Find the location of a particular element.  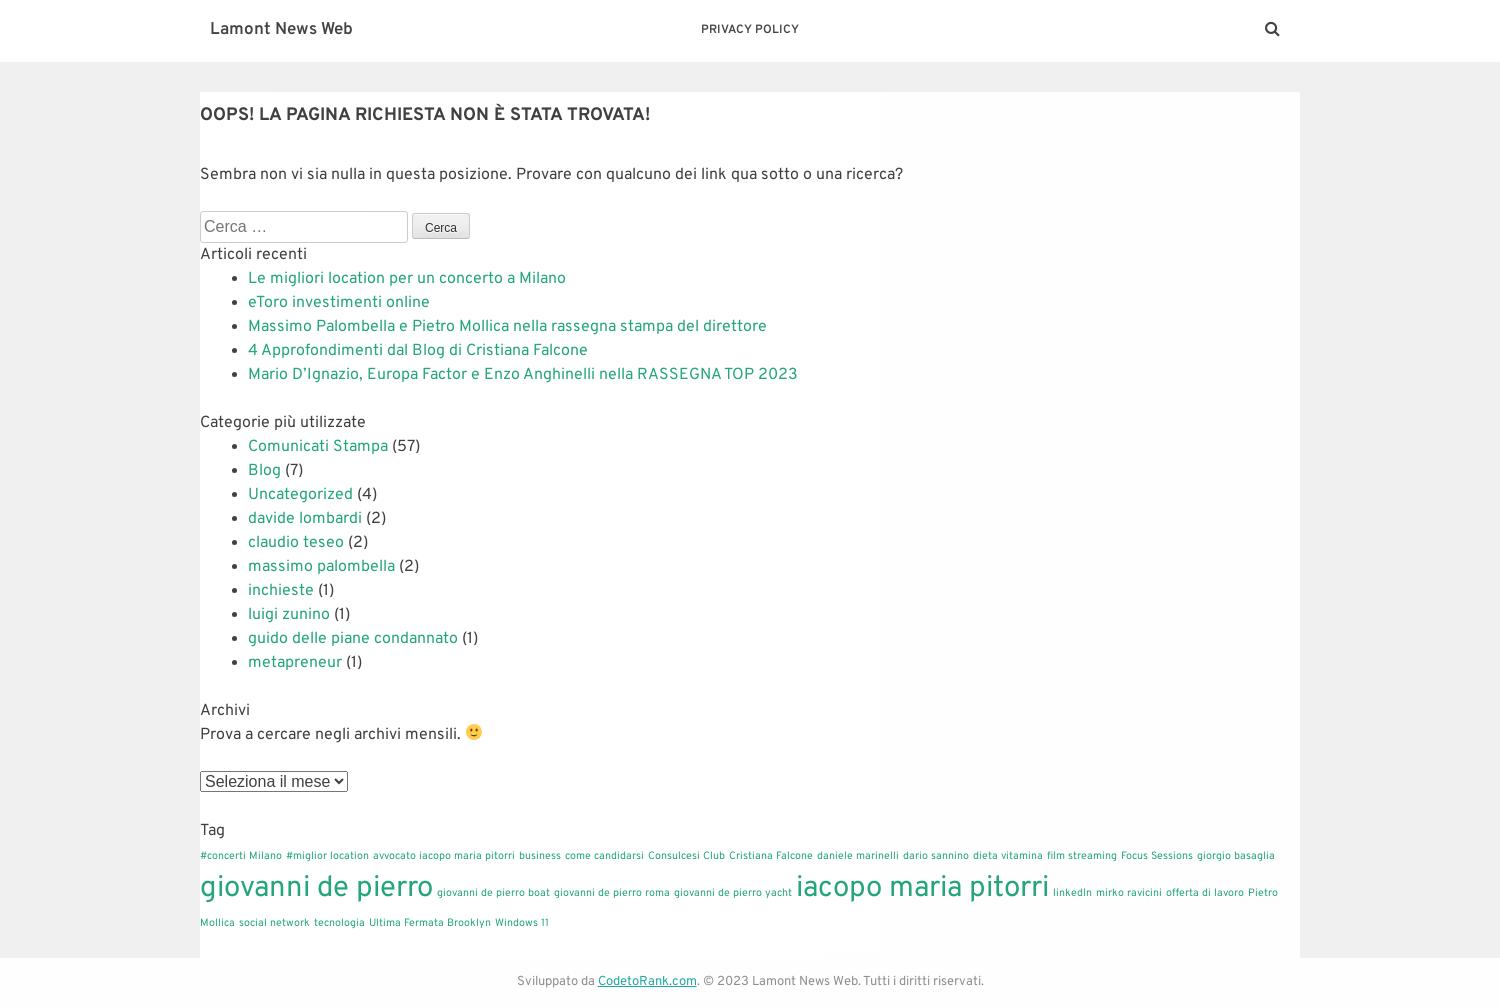

'daniele marinelli' is located at coordinates (856, 855).